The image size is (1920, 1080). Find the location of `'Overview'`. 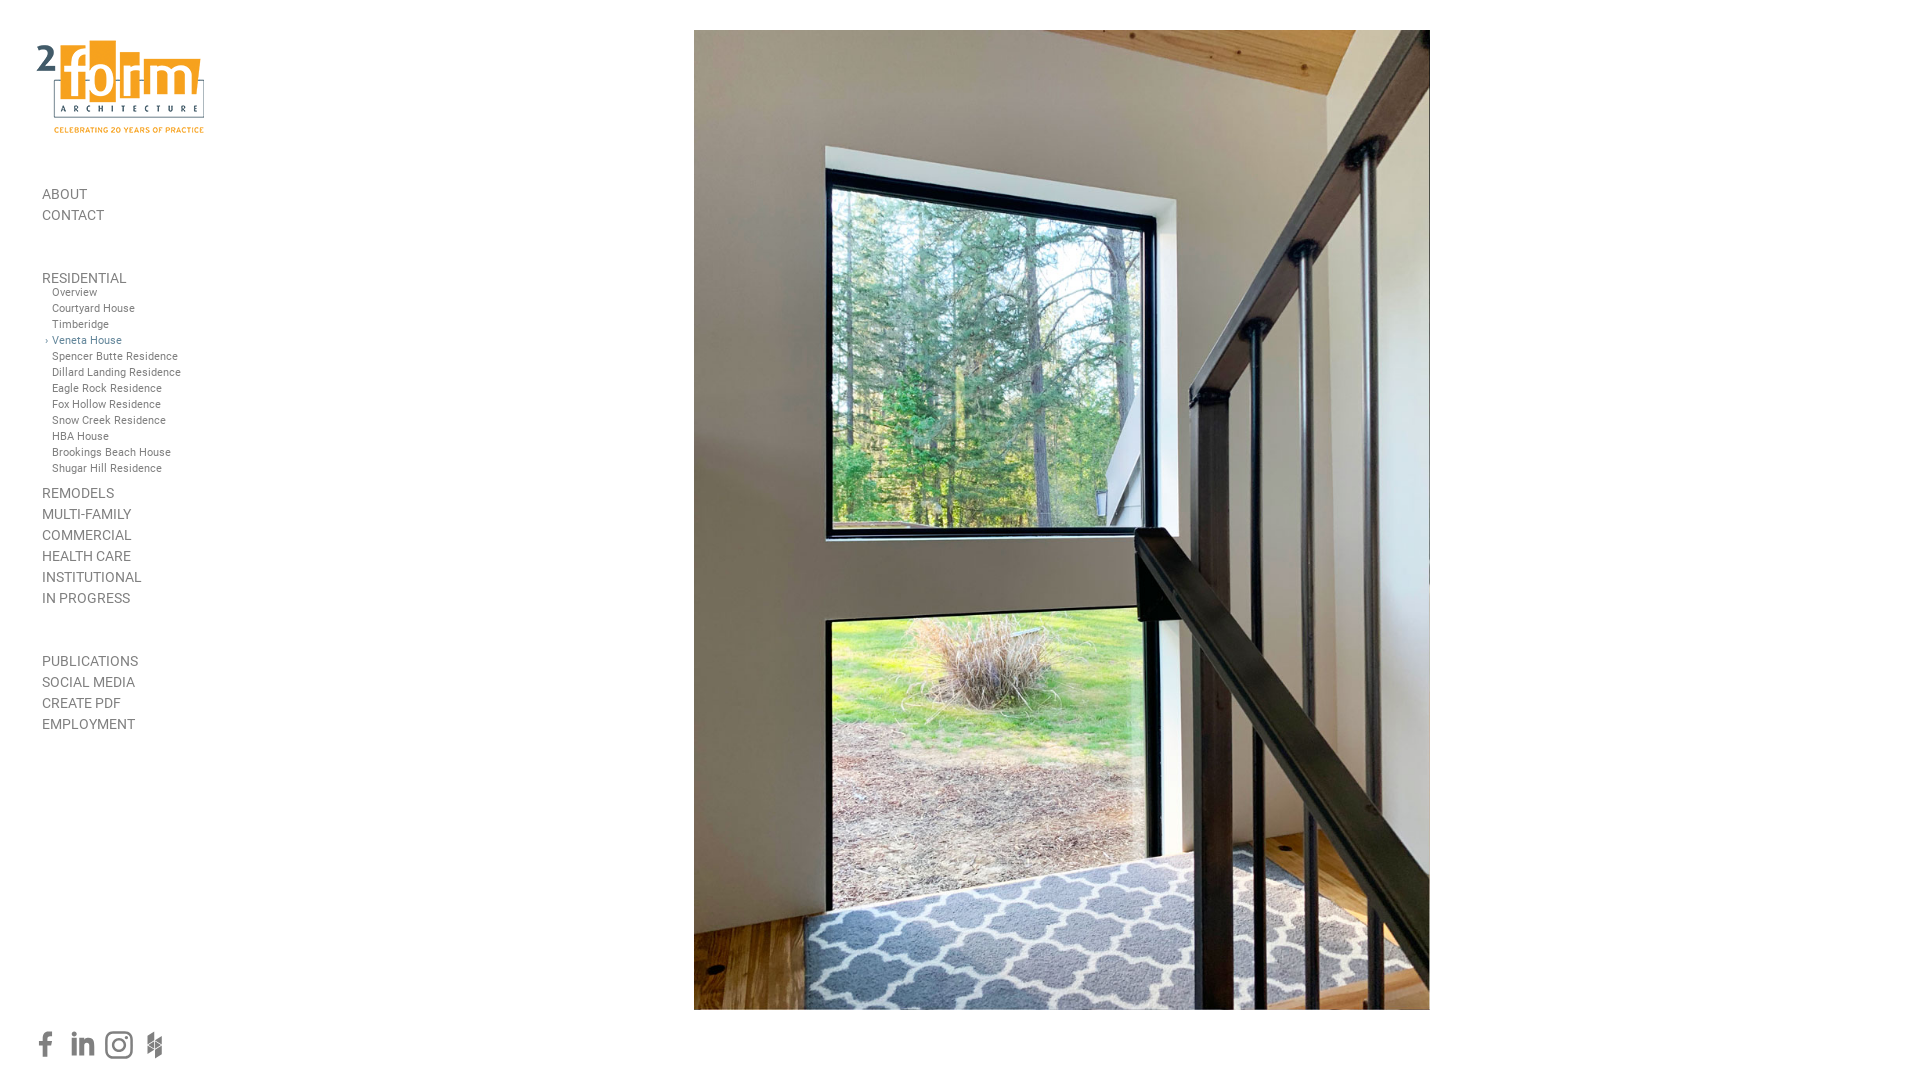

'Overview' is located at coordinates (74, 292).